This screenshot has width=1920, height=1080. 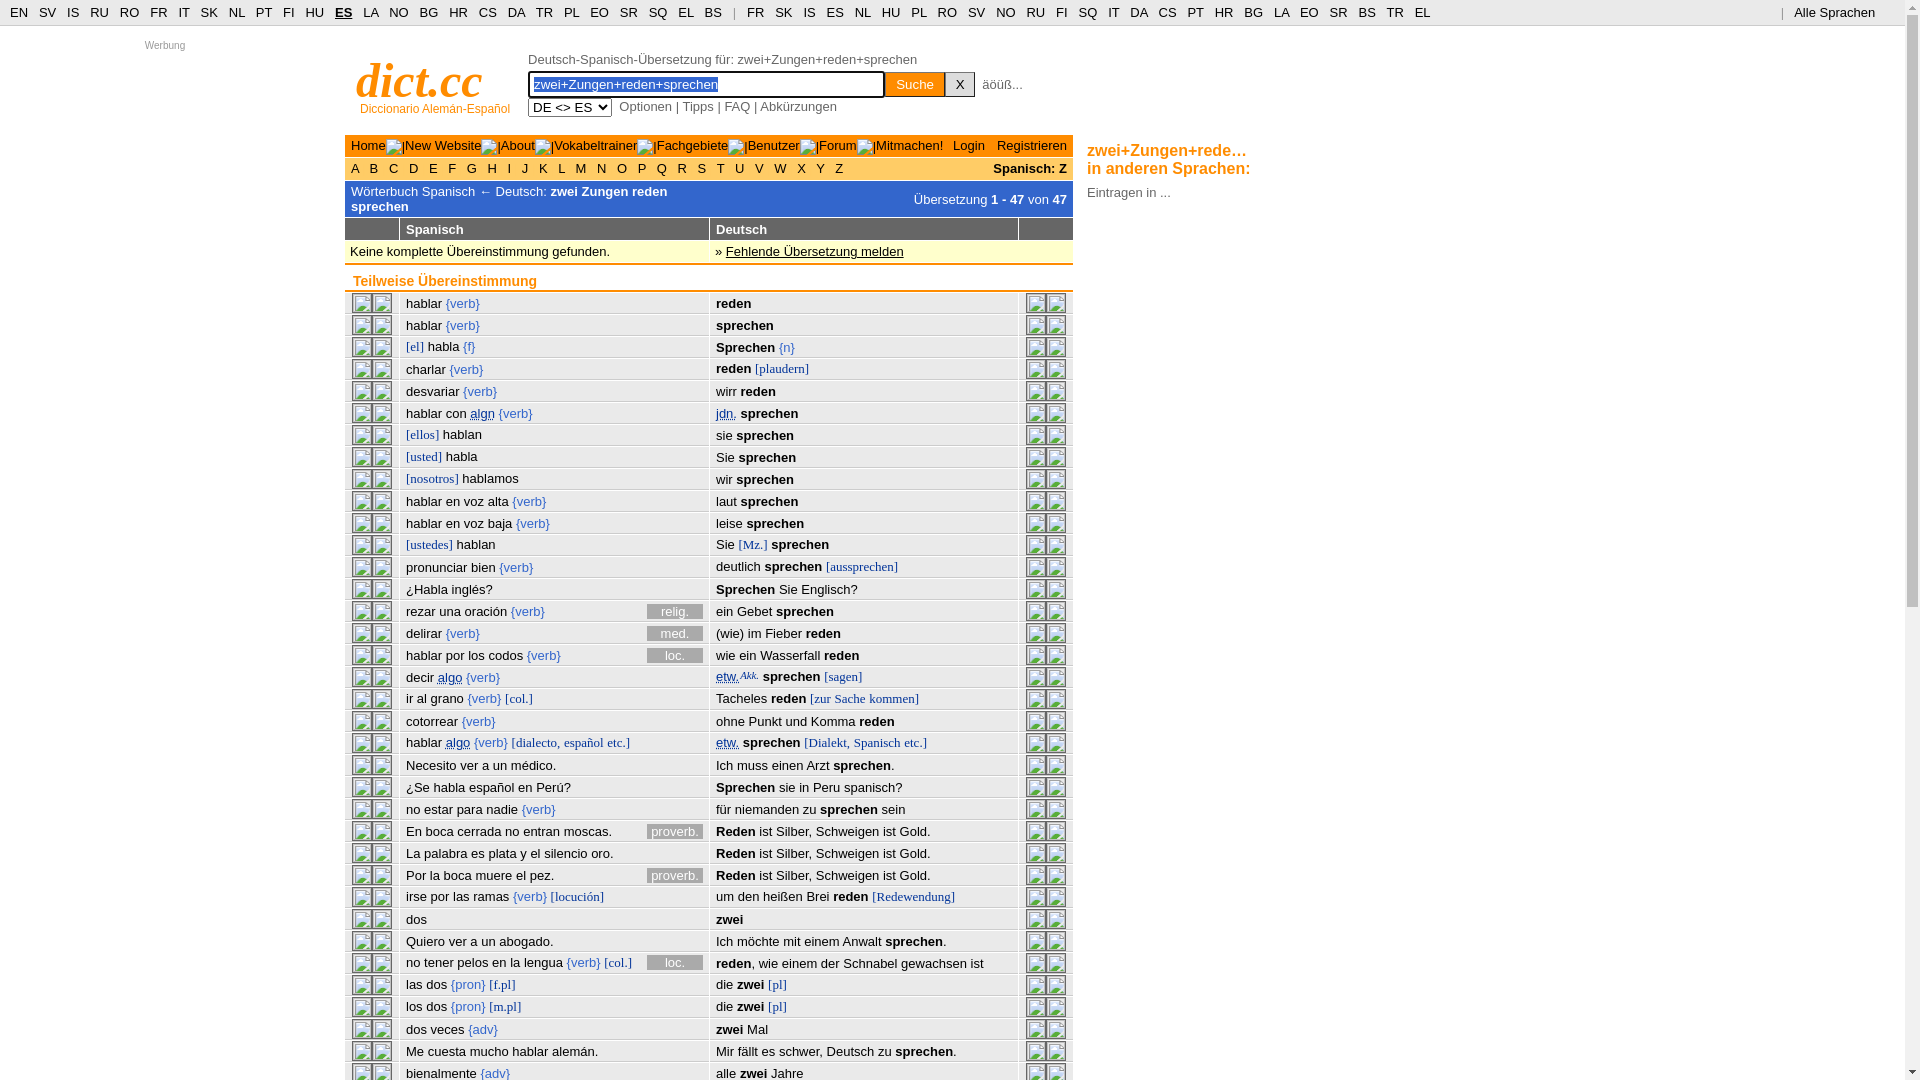 I want to click on 'hablar', so click(x=422, y=522).